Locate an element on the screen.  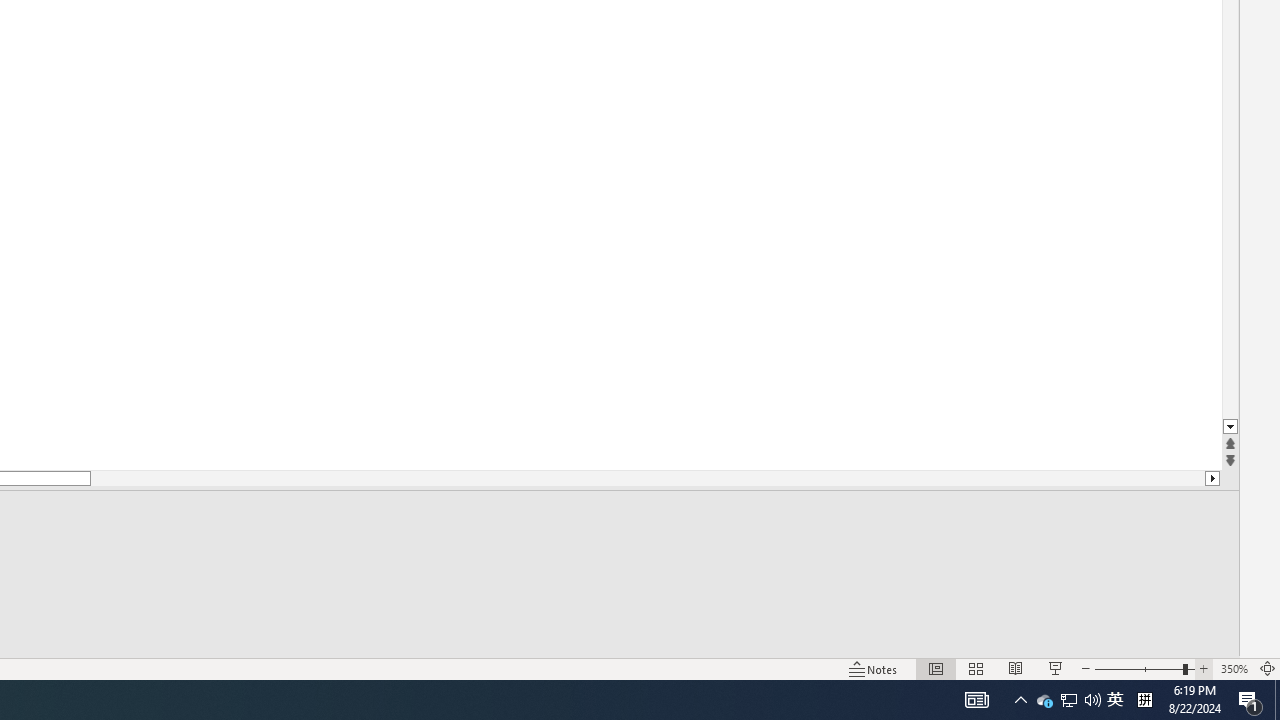
'Zoom 350%' is located at coordinates (1233, 669).